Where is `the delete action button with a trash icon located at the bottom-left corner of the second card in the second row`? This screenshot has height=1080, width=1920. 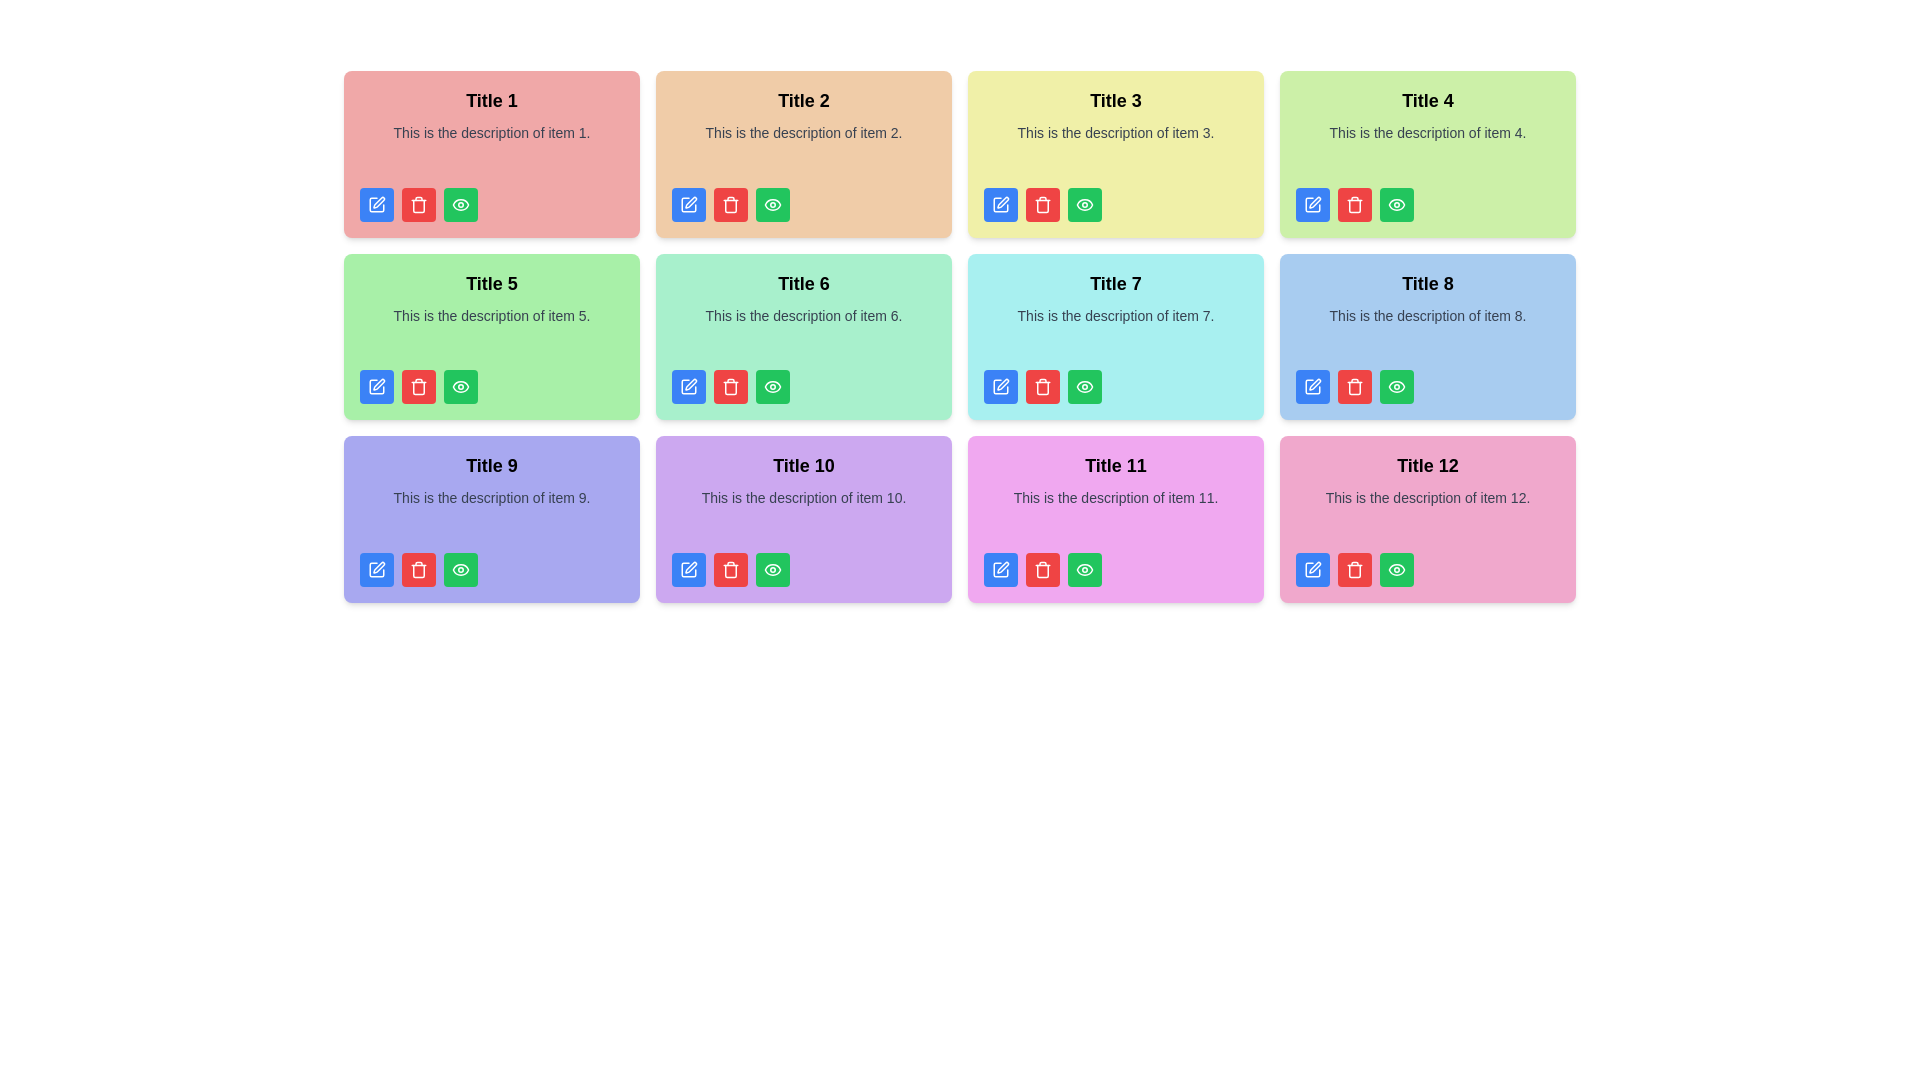 the delete action button with a trash icon located at the bottom-left corner of the second card in the second row is located at coordinates (1041, 386).